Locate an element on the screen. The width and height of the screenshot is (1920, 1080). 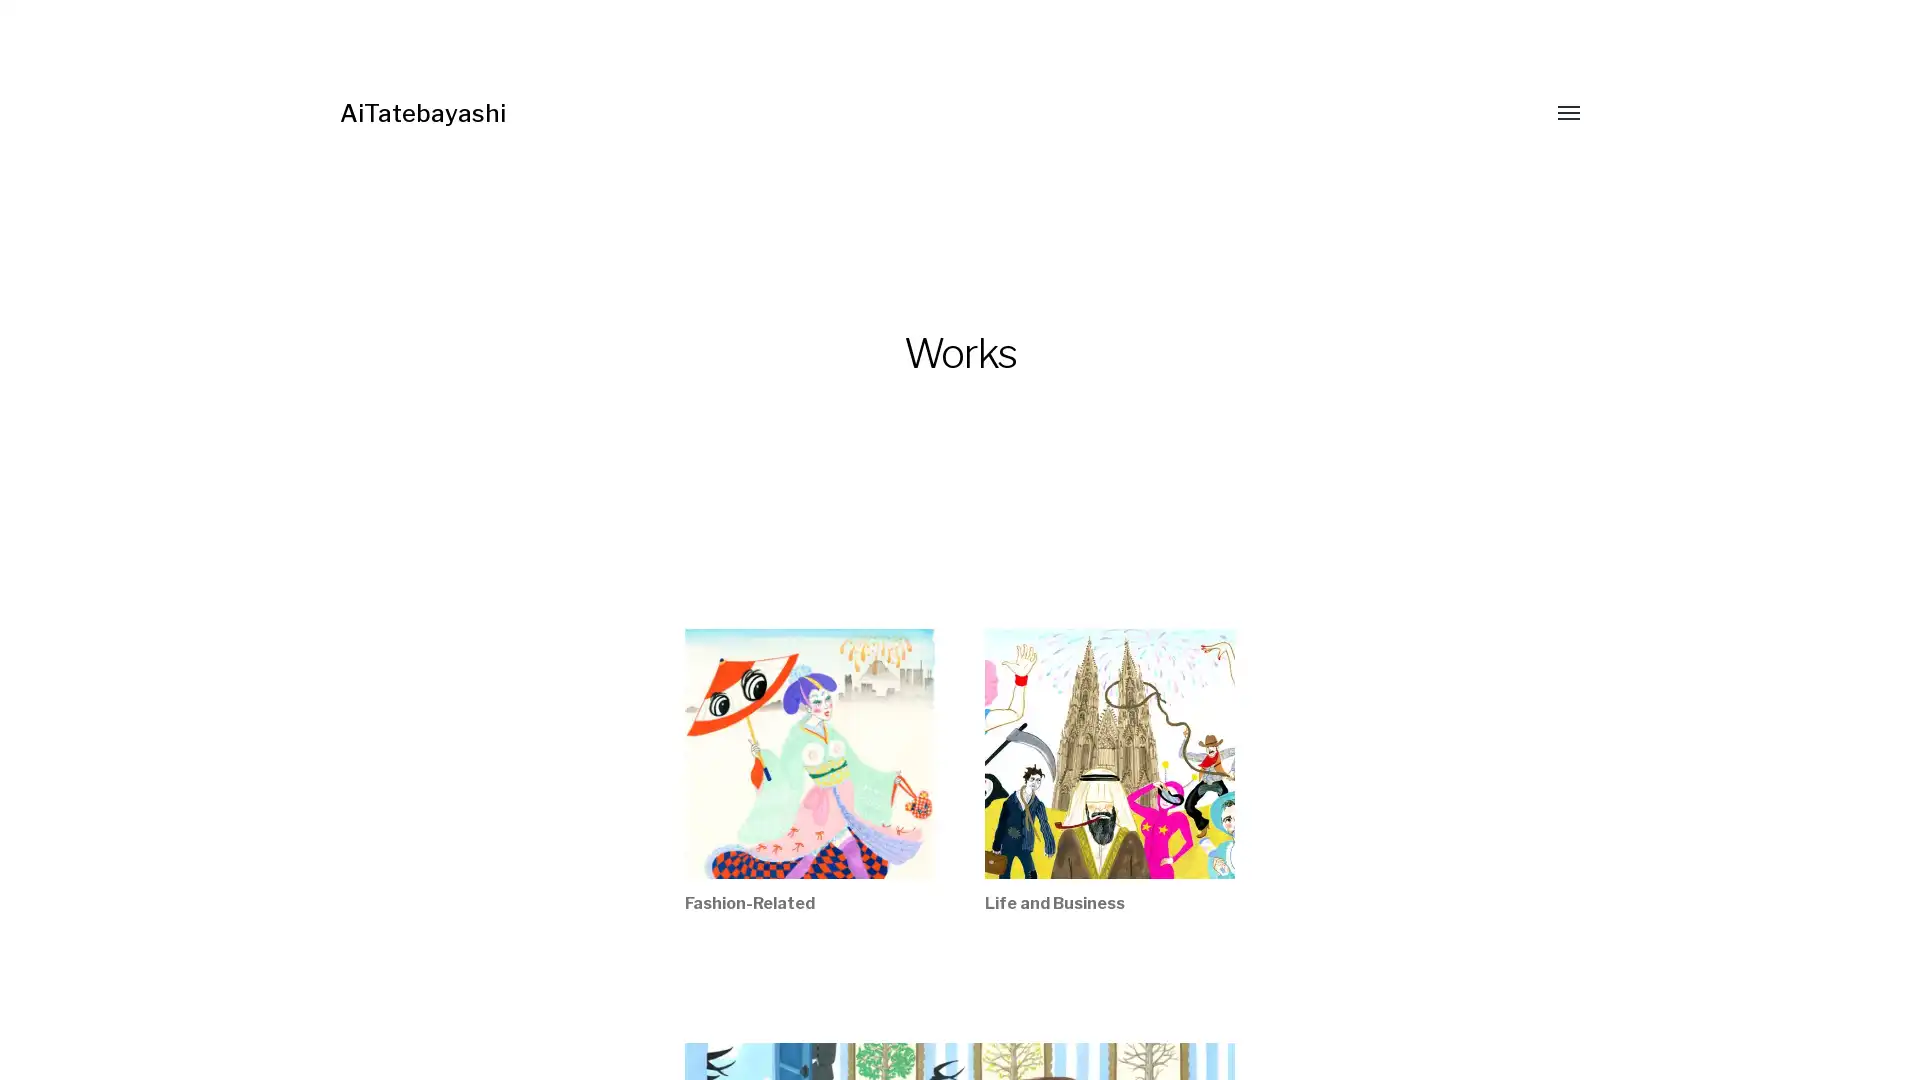
Toggle menu is located at coordinates (1554, 114).